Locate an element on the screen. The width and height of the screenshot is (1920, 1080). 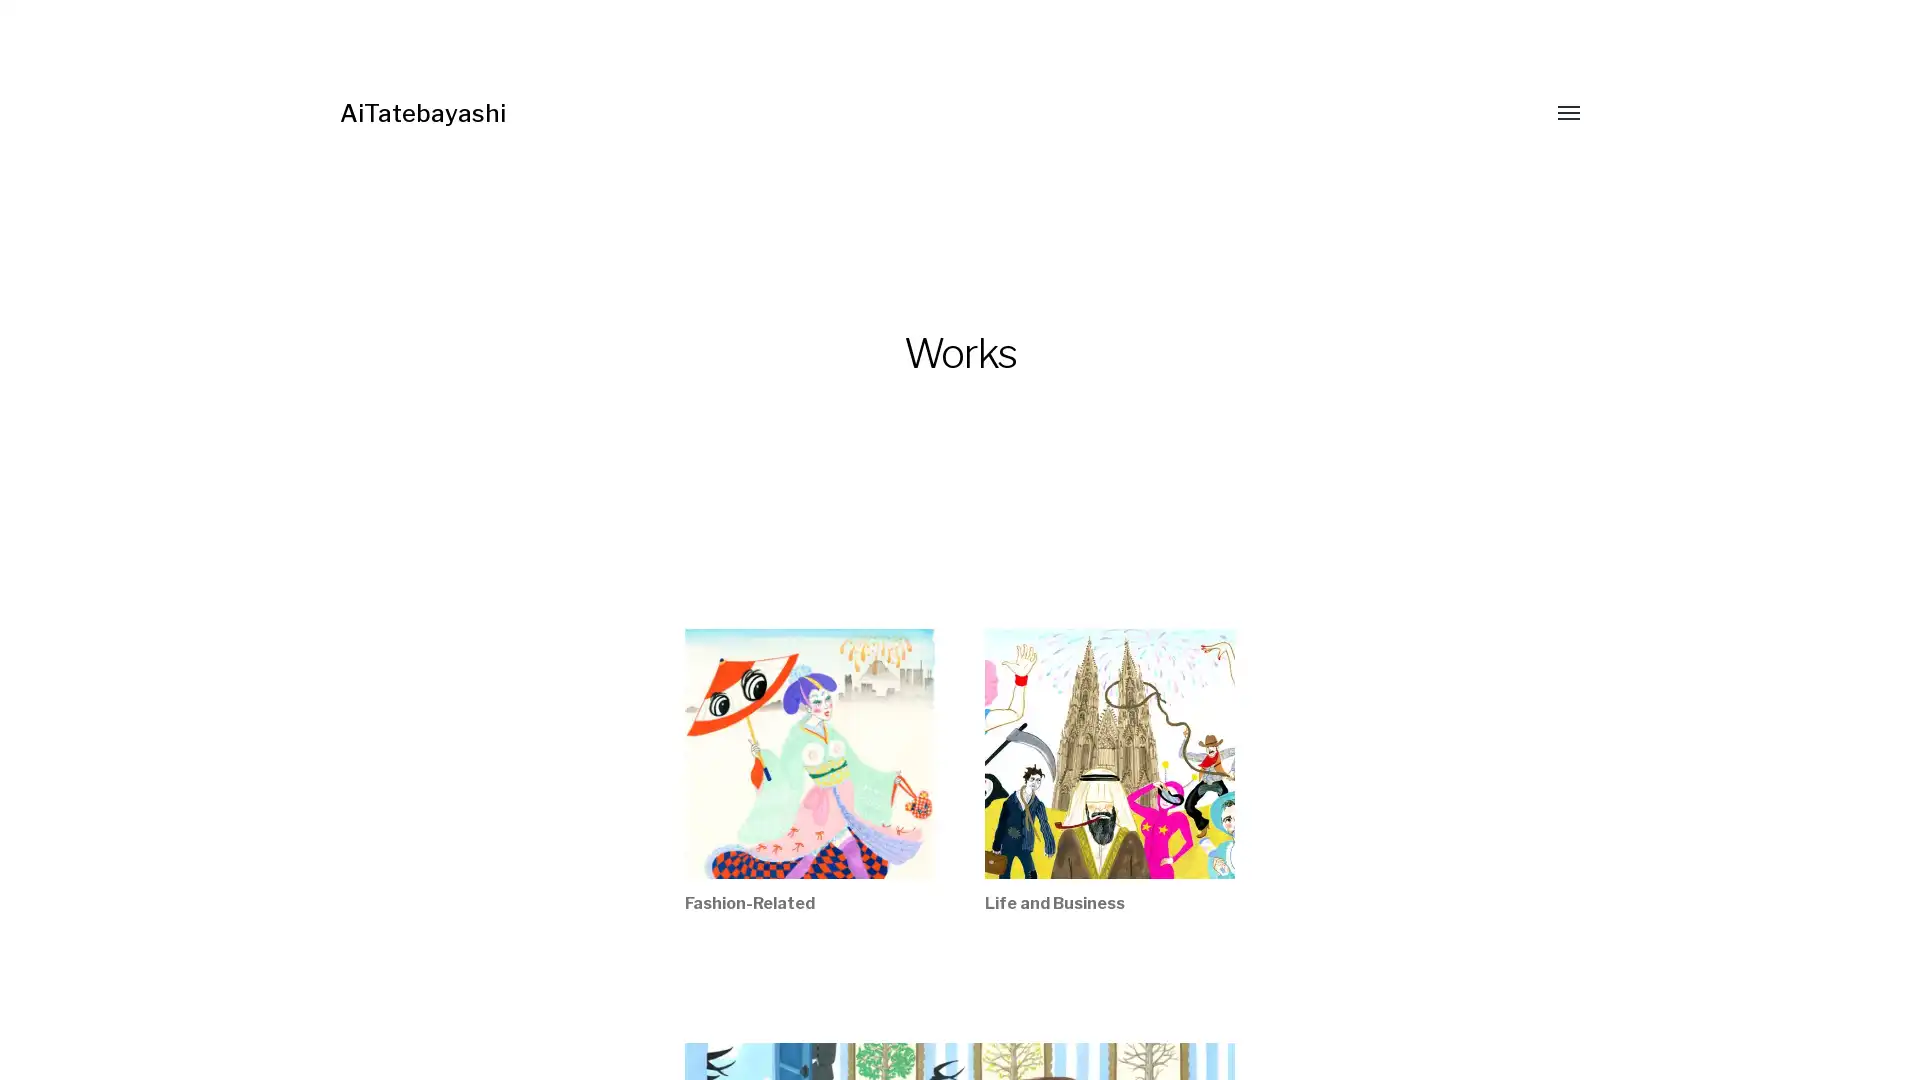
Toggle menu is located at coordinates (1554, 114).